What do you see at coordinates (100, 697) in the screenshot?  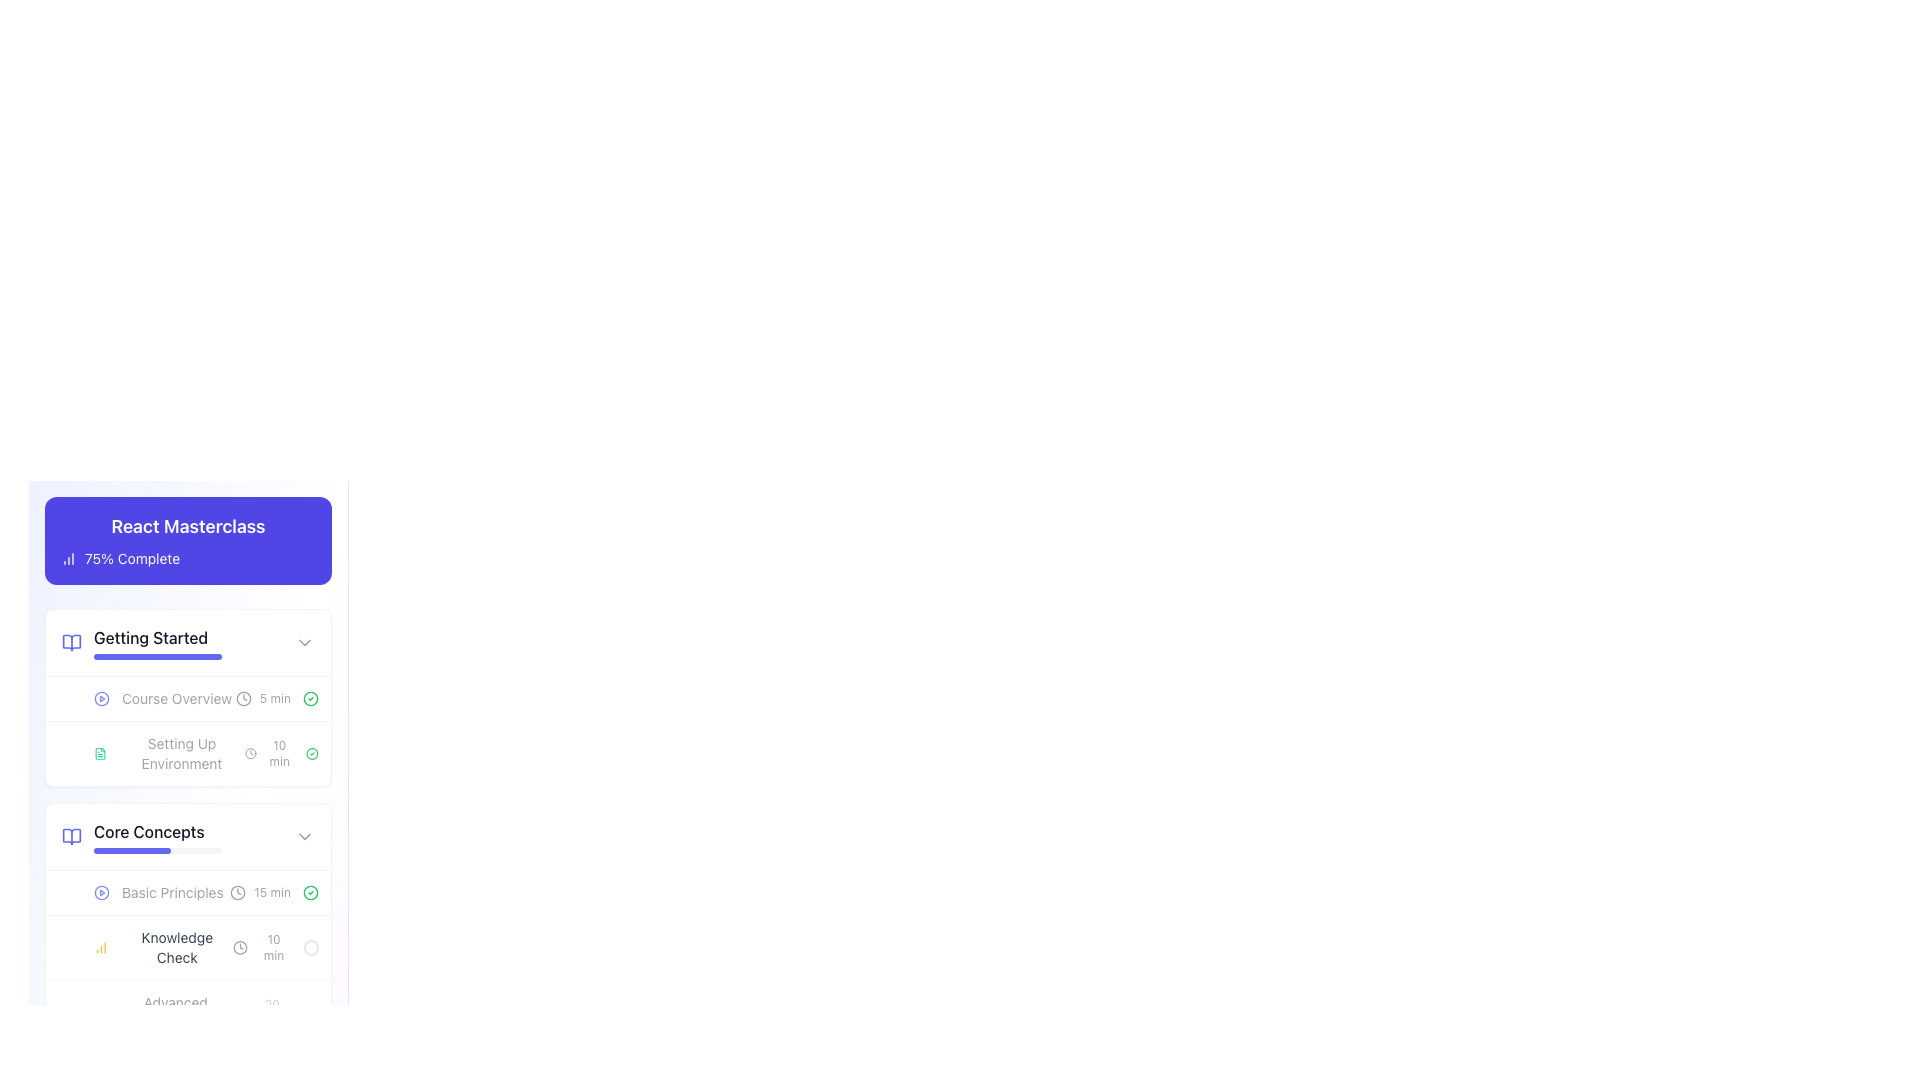 I see `SVG circle element, which is a circular outline located at the center of its bounding box, for developer purposes` at bounding box center [100, 697].